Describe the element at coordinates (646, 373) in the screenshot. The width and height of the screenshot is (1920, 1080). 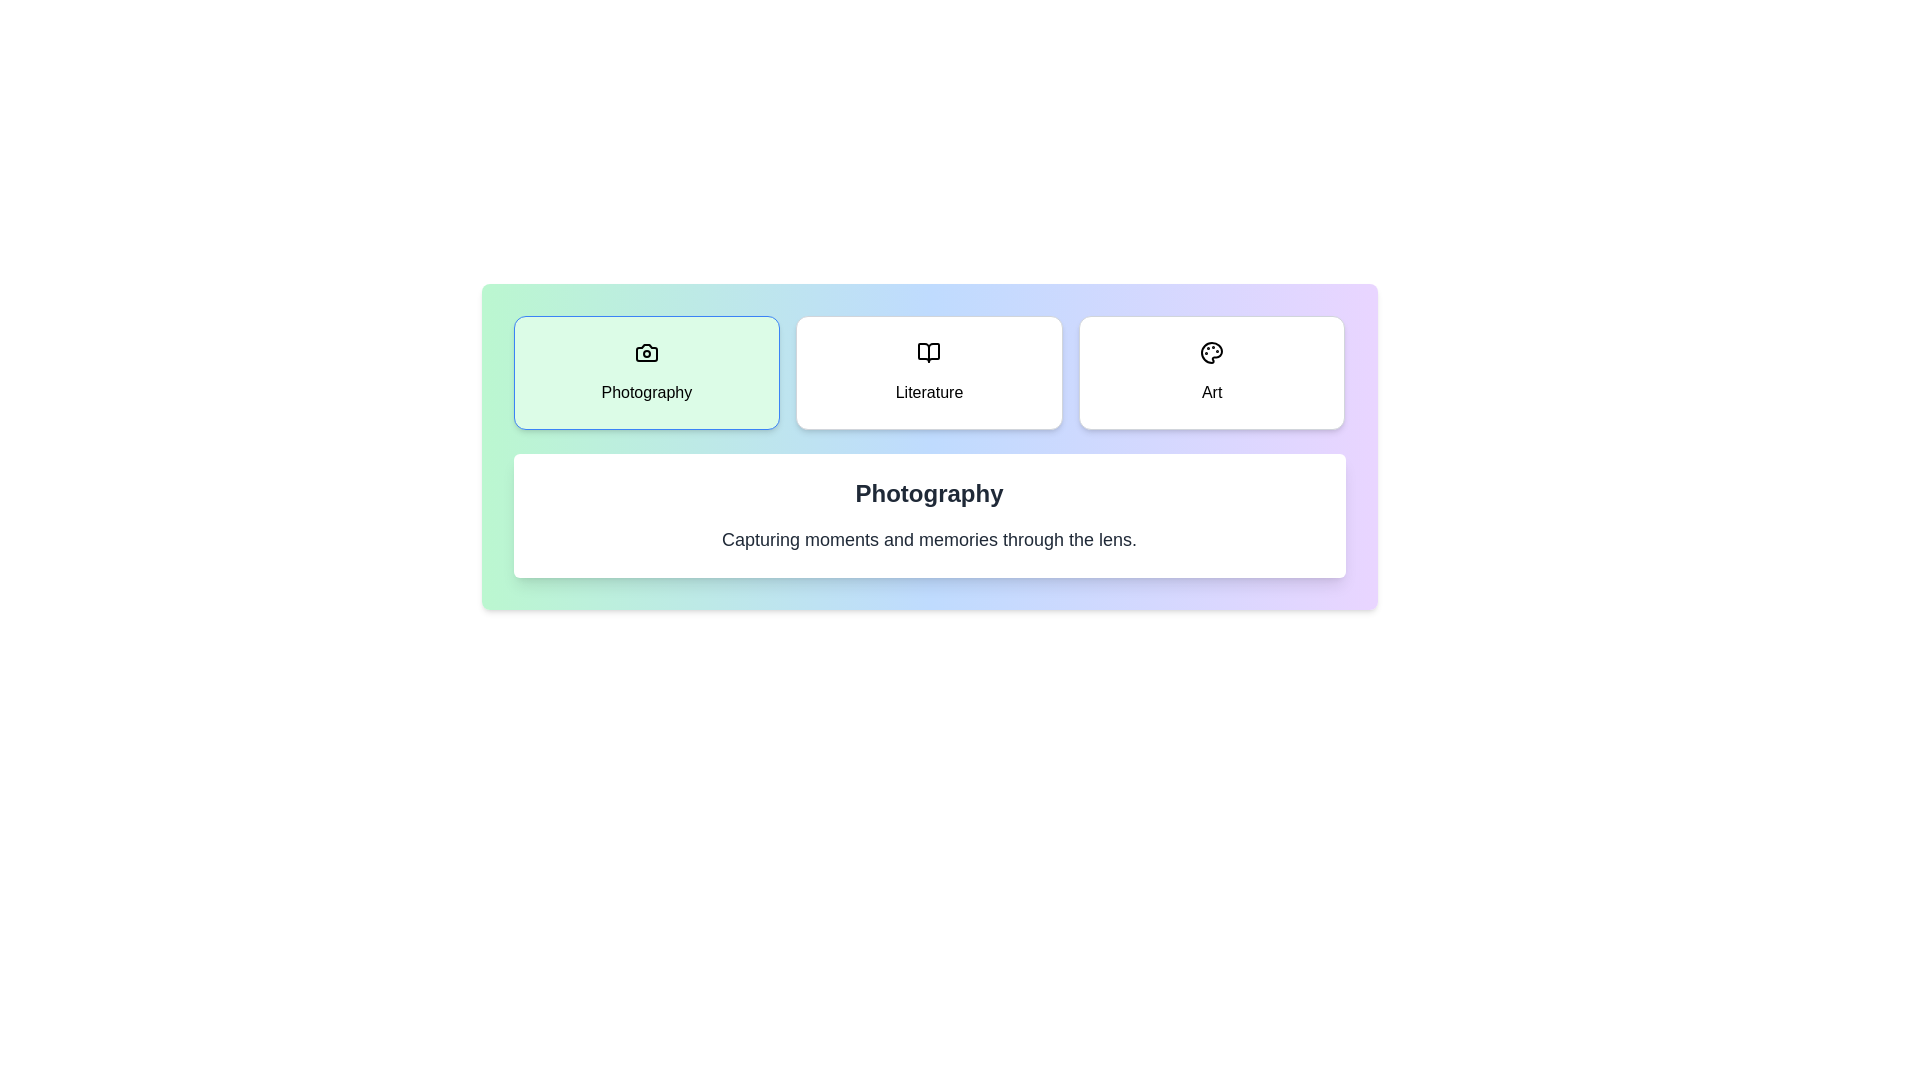
I see `the interactive card related to 'Photography', which is the first card on the left in a row of three cards, to observe the hover effects` at that location.